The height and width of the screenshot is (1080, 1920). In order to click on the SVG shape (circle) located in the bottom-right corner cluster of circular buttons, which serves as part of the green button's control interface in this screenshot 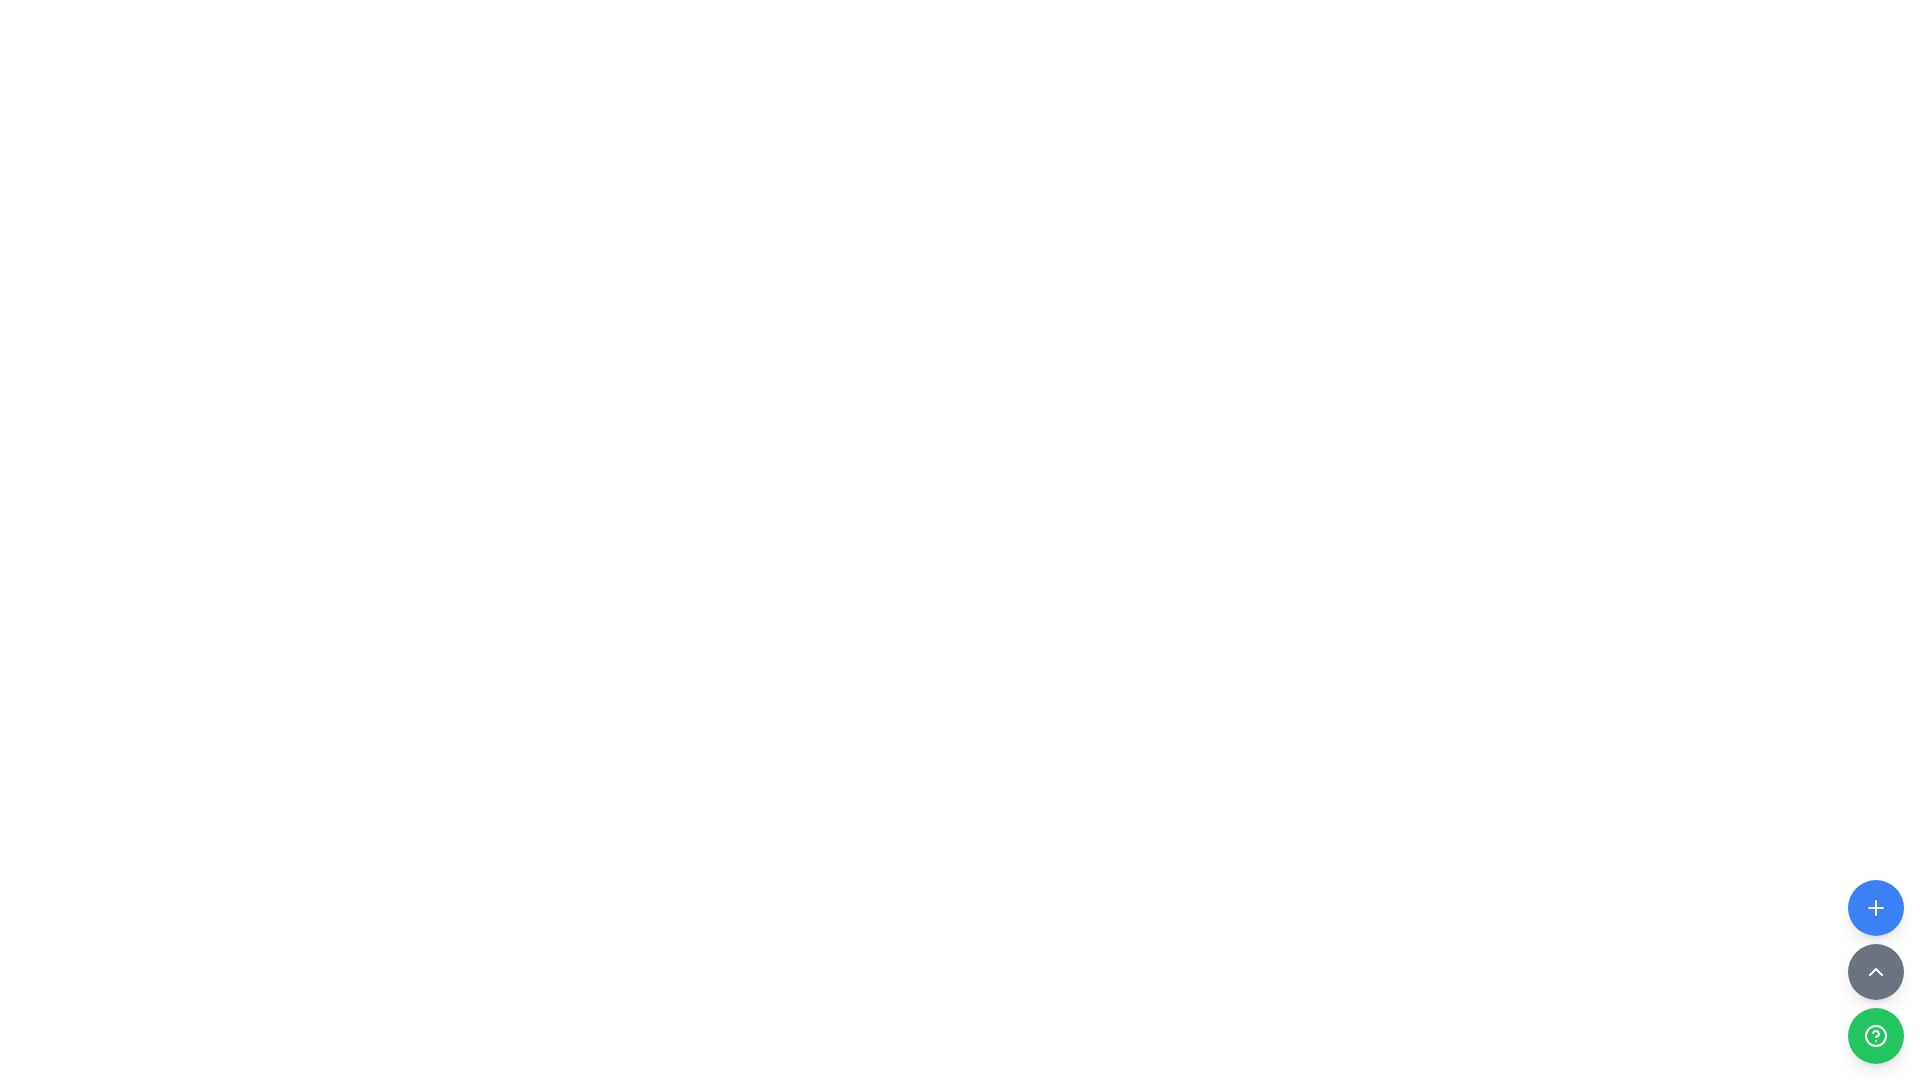, I will do `click(1875, 1035)`.